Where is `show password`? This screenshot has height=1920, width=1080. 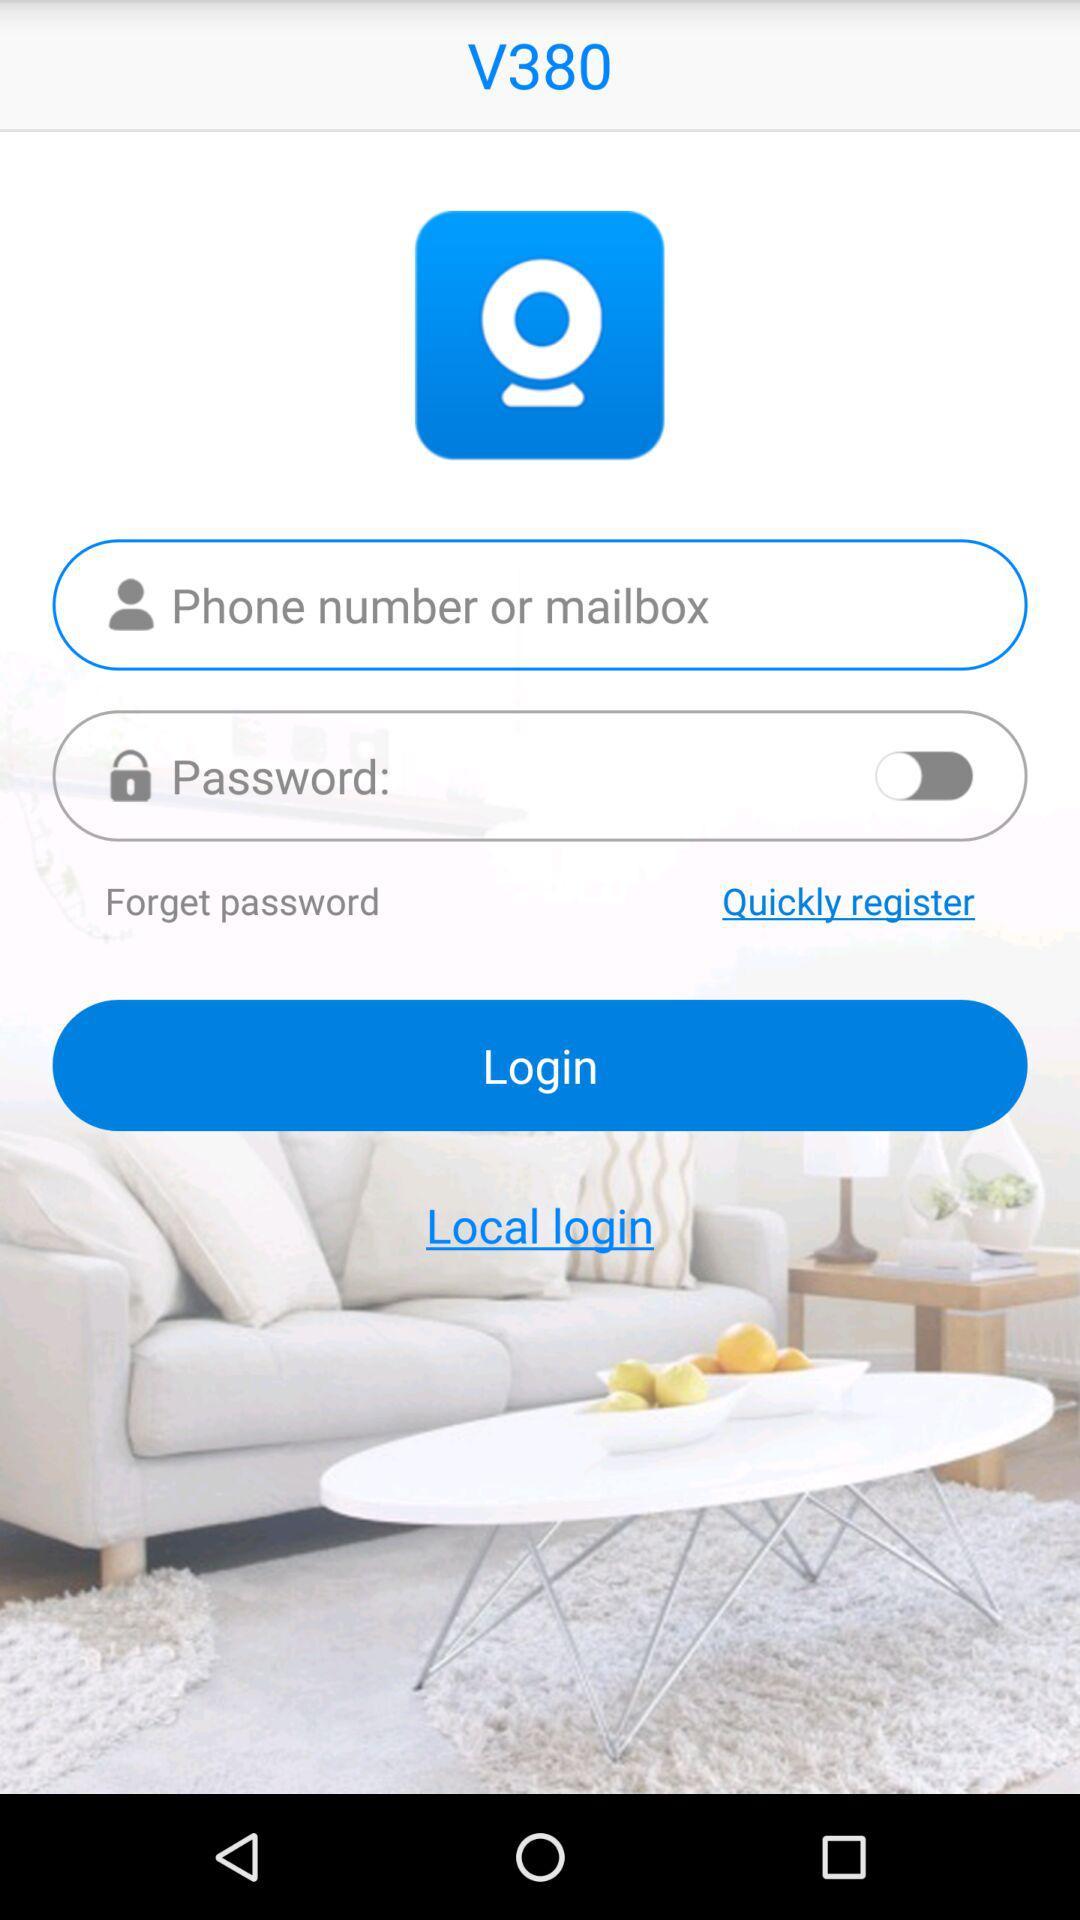
show password is located at coordinates (925, 774).